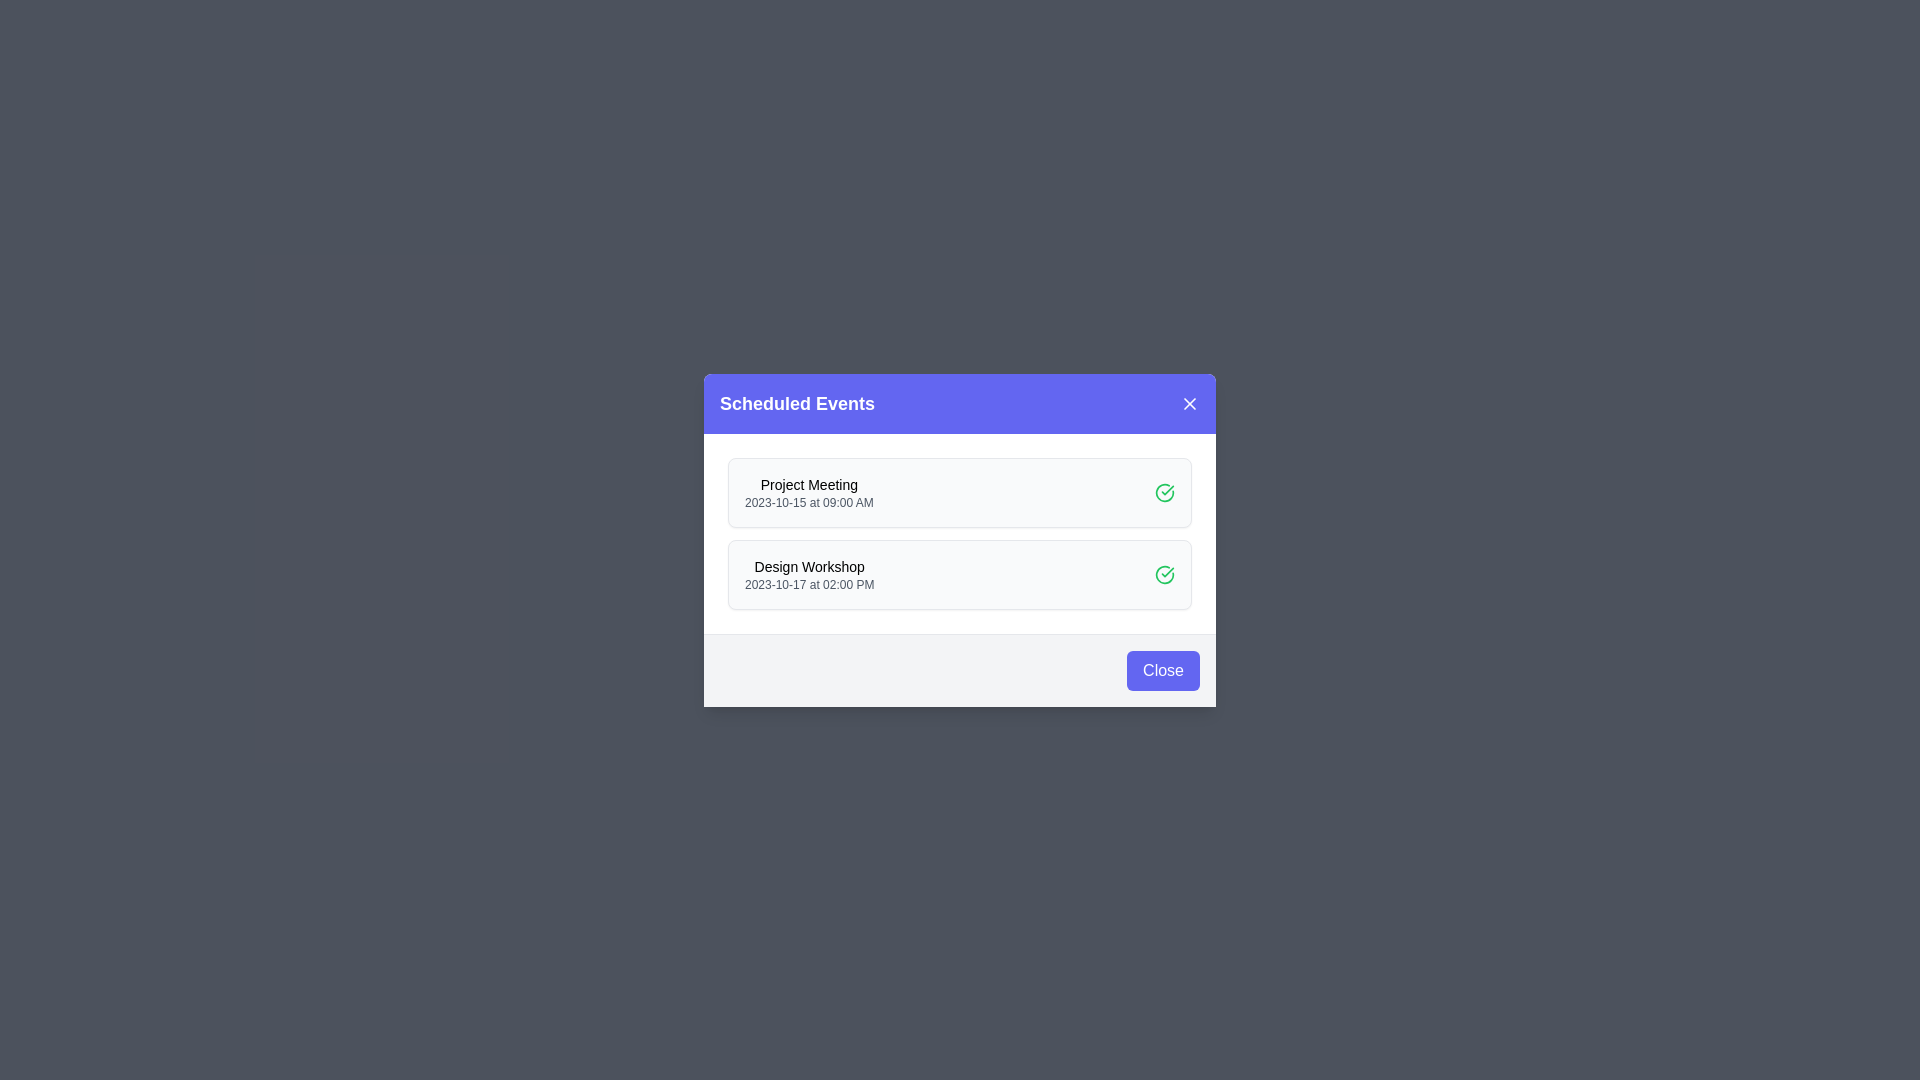  I want to click on the green check-circle icon indicating the positive status of the 'Project Meeting' entry located in the 'Scheduled Events' dialog box, so click(1165, 492).